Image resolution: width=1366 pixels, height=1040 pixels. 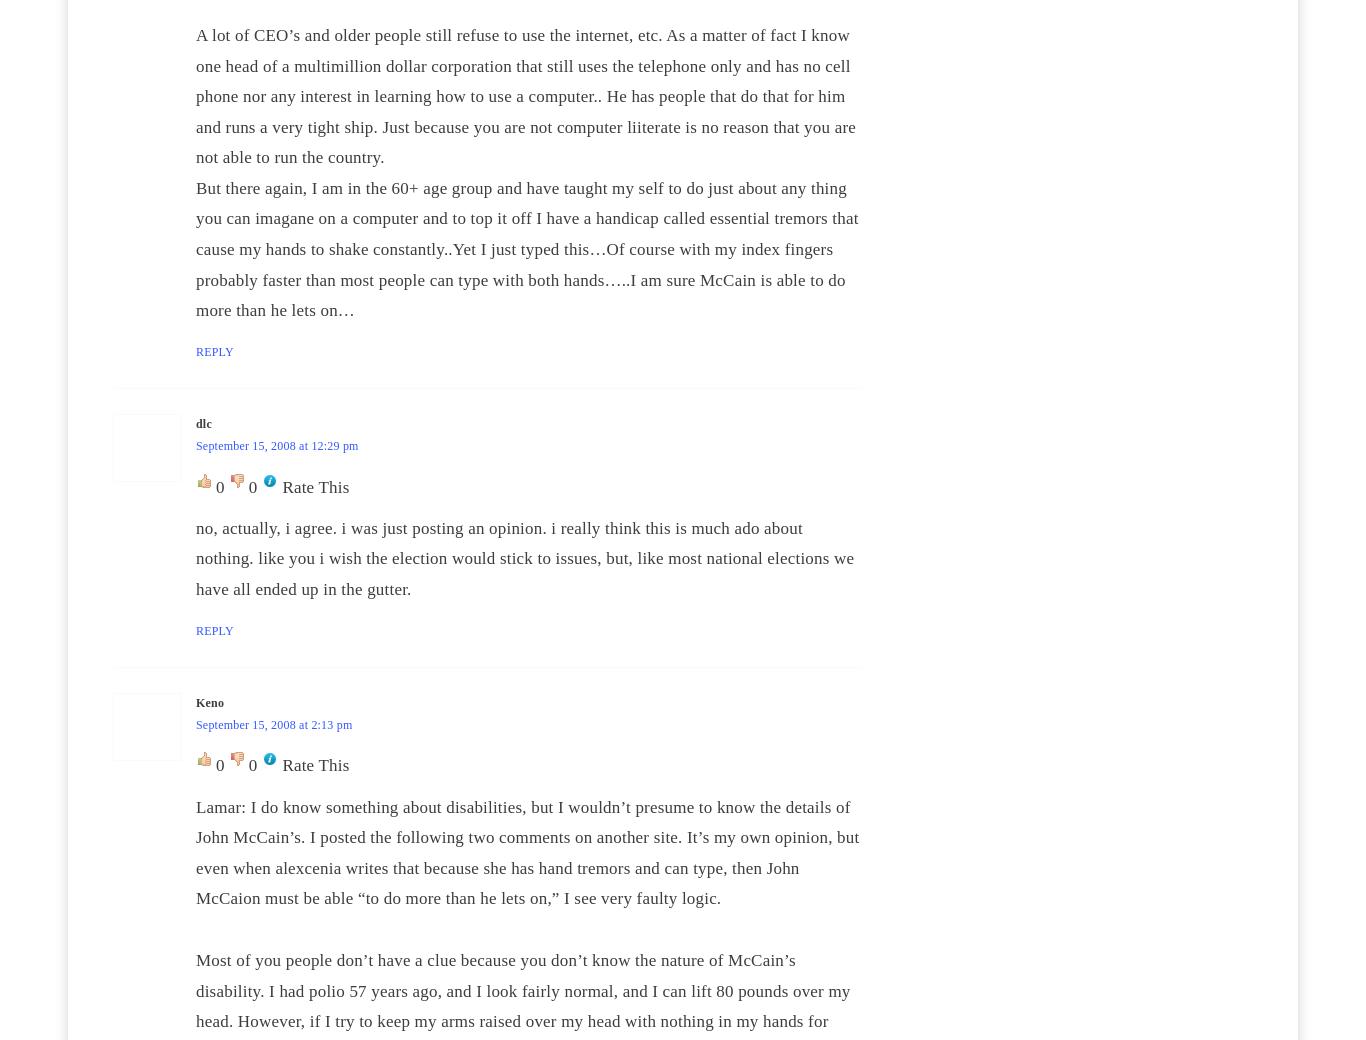 What do you see at coordinates (526, 94) in the screenshot?
I see `'A lot of CEO’s and older people still refuse to use the internet, etc.  As a matter of fact I know one  head of a multimillion dollar corporation that still uses the telephone only and has no cell phone nor any interest in learning how to use a computer.. He has people that do that for him and runs a very tight ship. Just because you are not computer liiterate is no reason that you are not able to run the country.'` at bounding box center [526, 94].